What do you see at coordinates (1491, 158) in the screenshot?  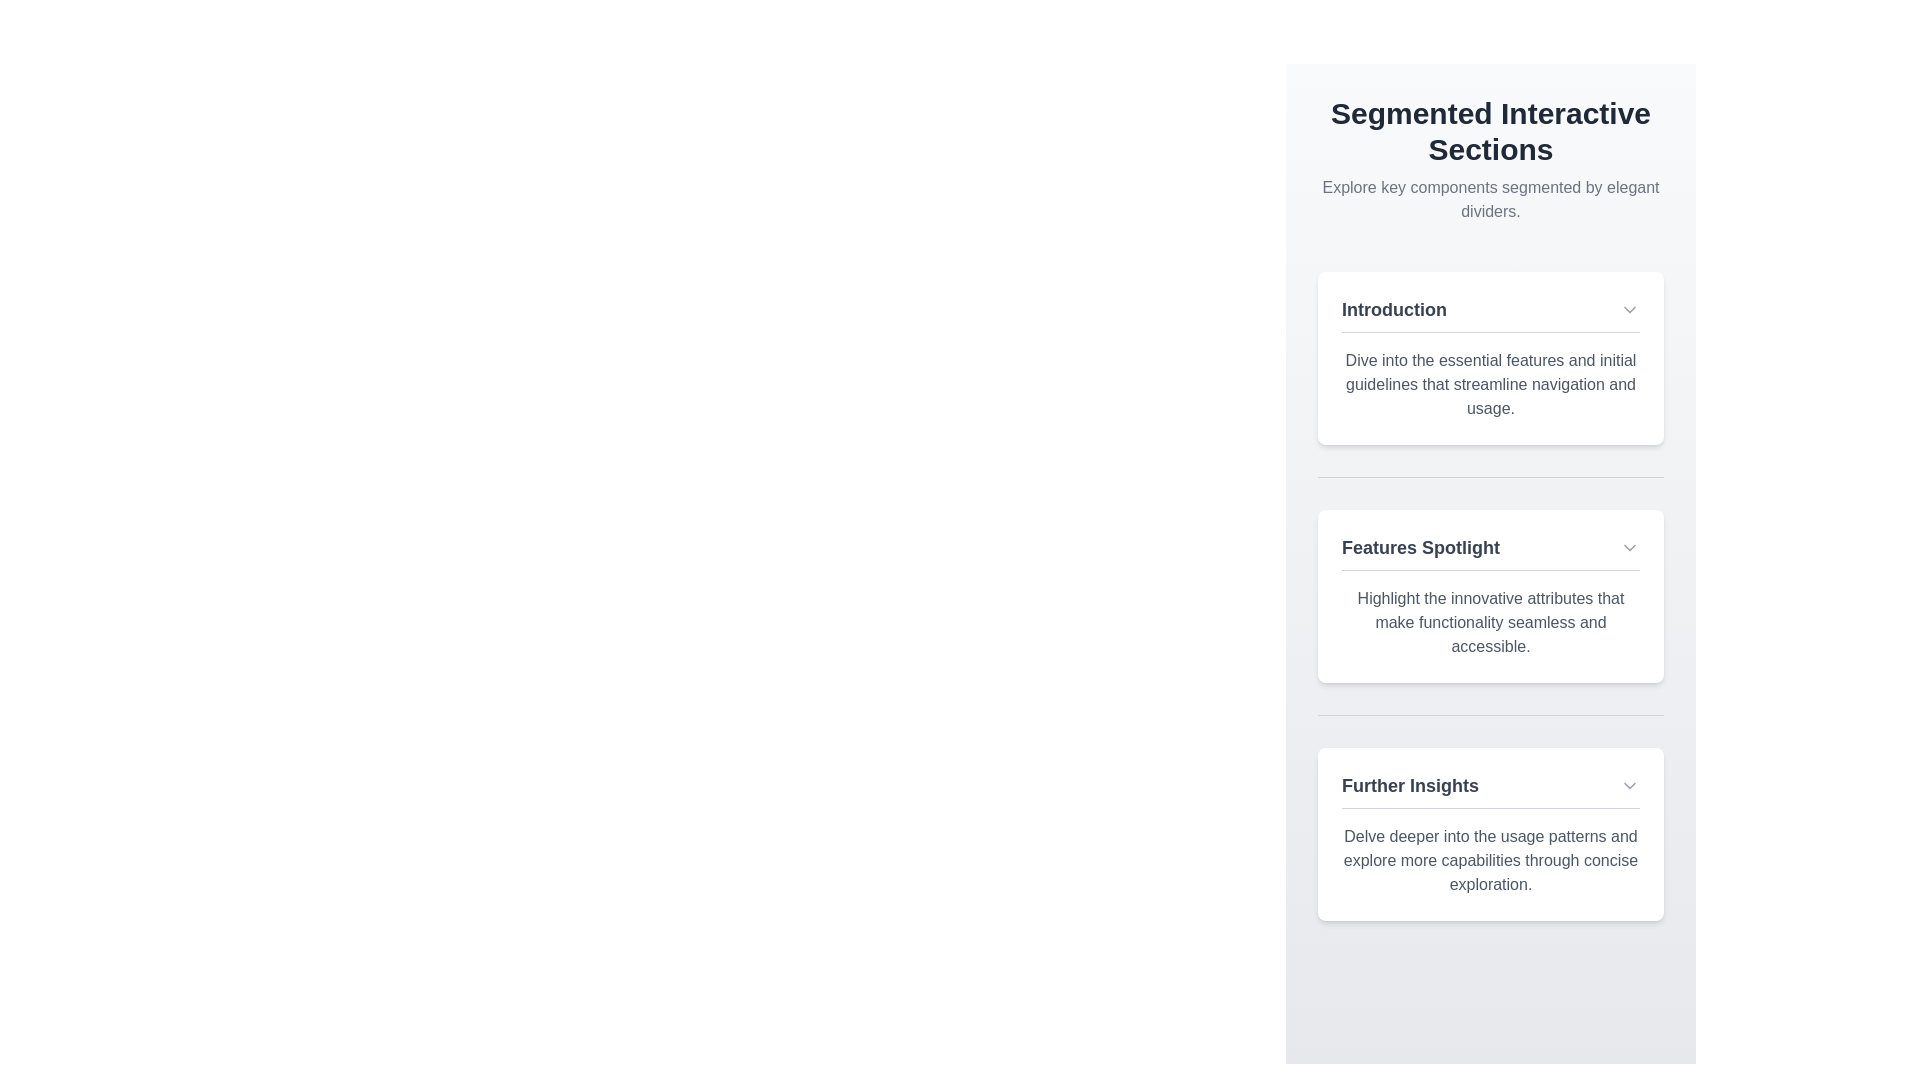 I see `the text label that reads 'Segmented Interactive Sections,' which is bold and large, positioned at the top of the layout` at bounding box center [1491, 158].